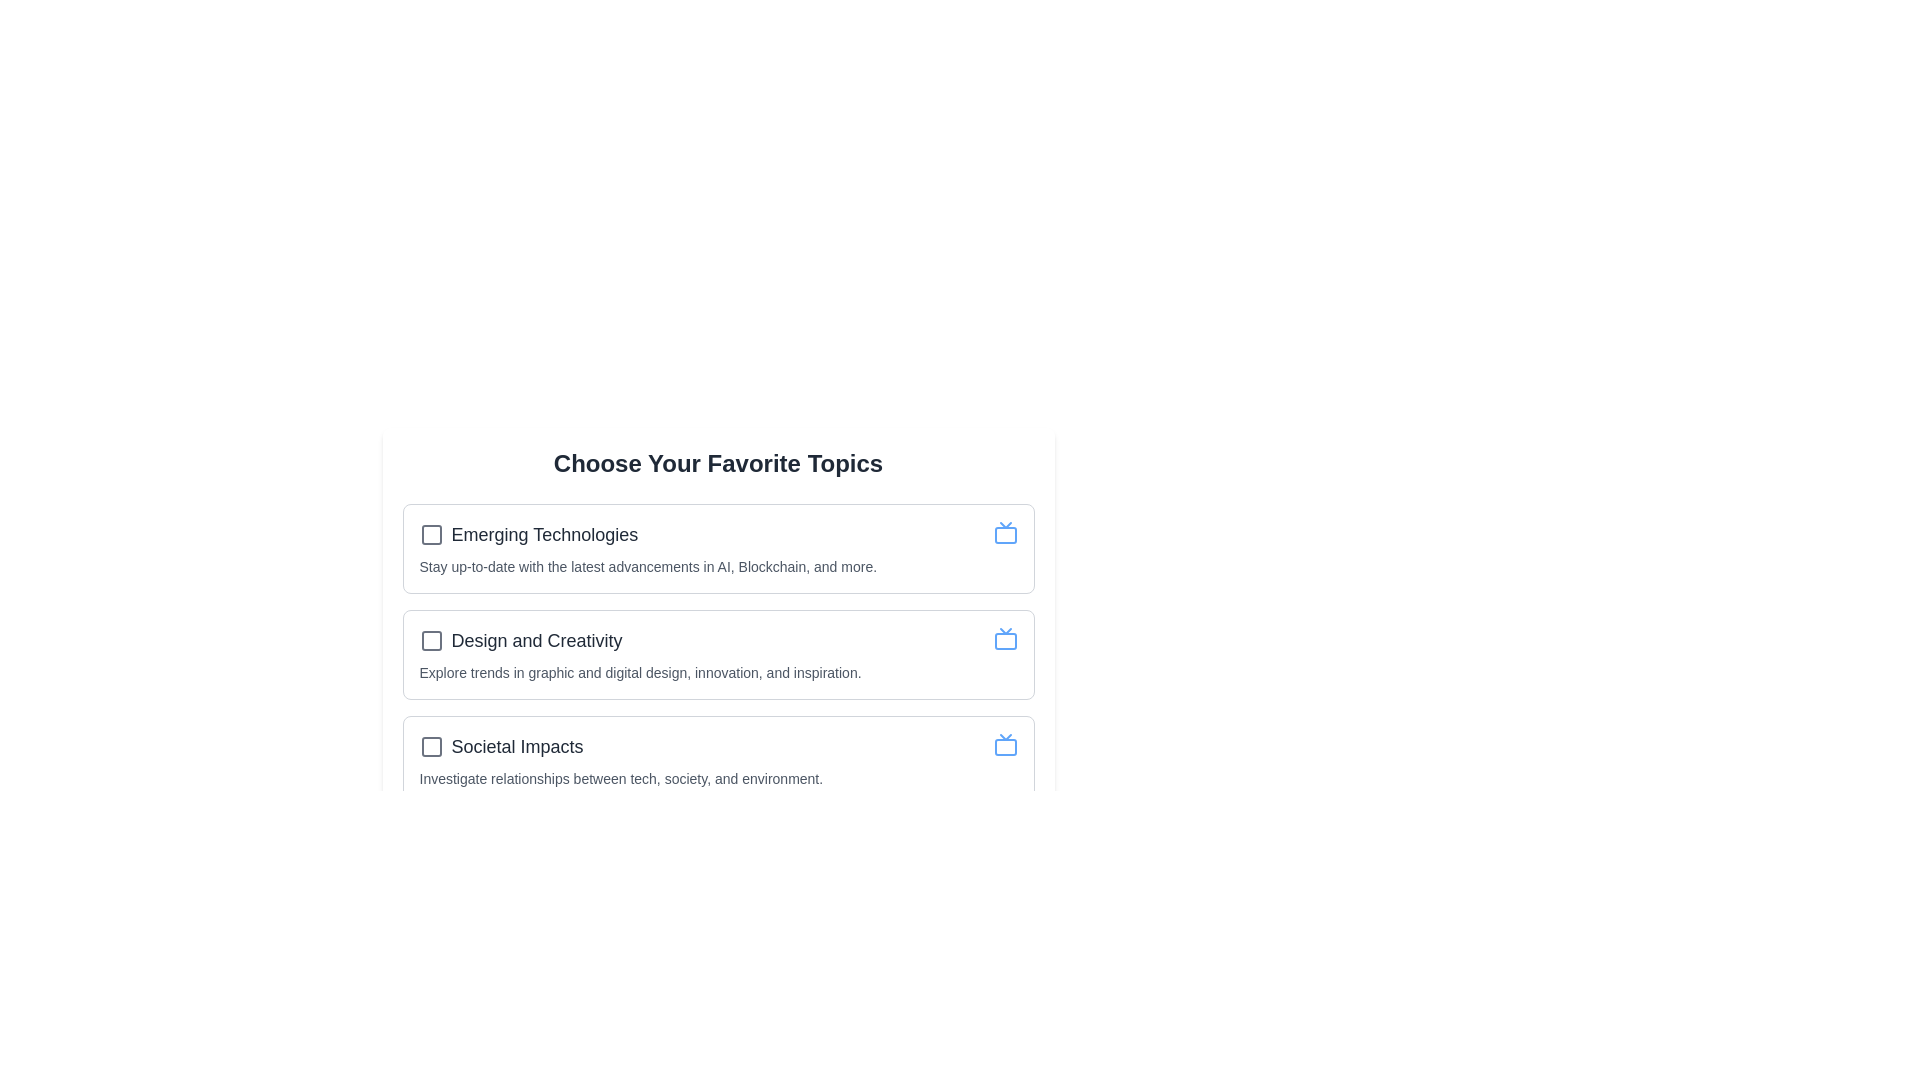  What do you see at coordinates (430, 747) in the screenshot?
I see `the SVG rectangle indicating the unchecked state of the checkbox for 'Societal Impacts'` at bounding box center [430, 747].